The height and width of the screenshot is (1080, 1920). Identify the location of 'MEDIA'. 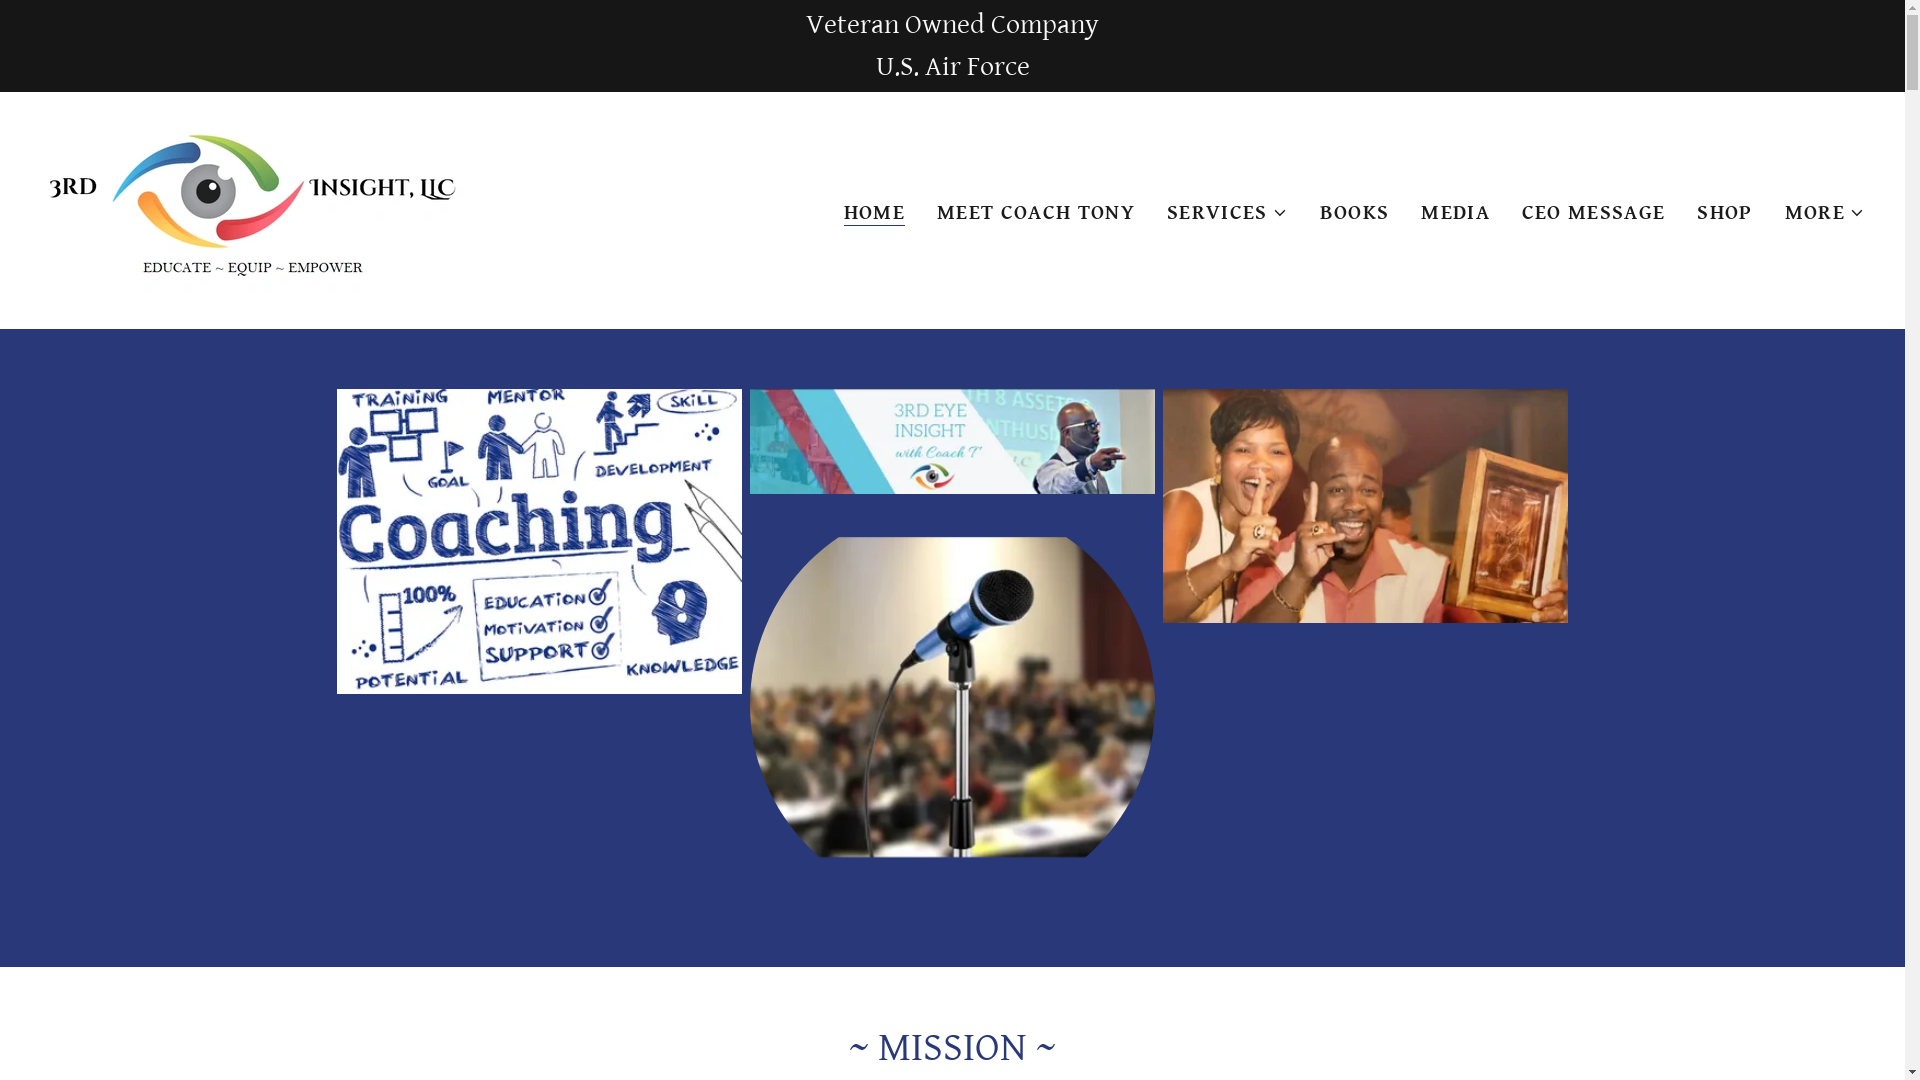
(1455, 212).